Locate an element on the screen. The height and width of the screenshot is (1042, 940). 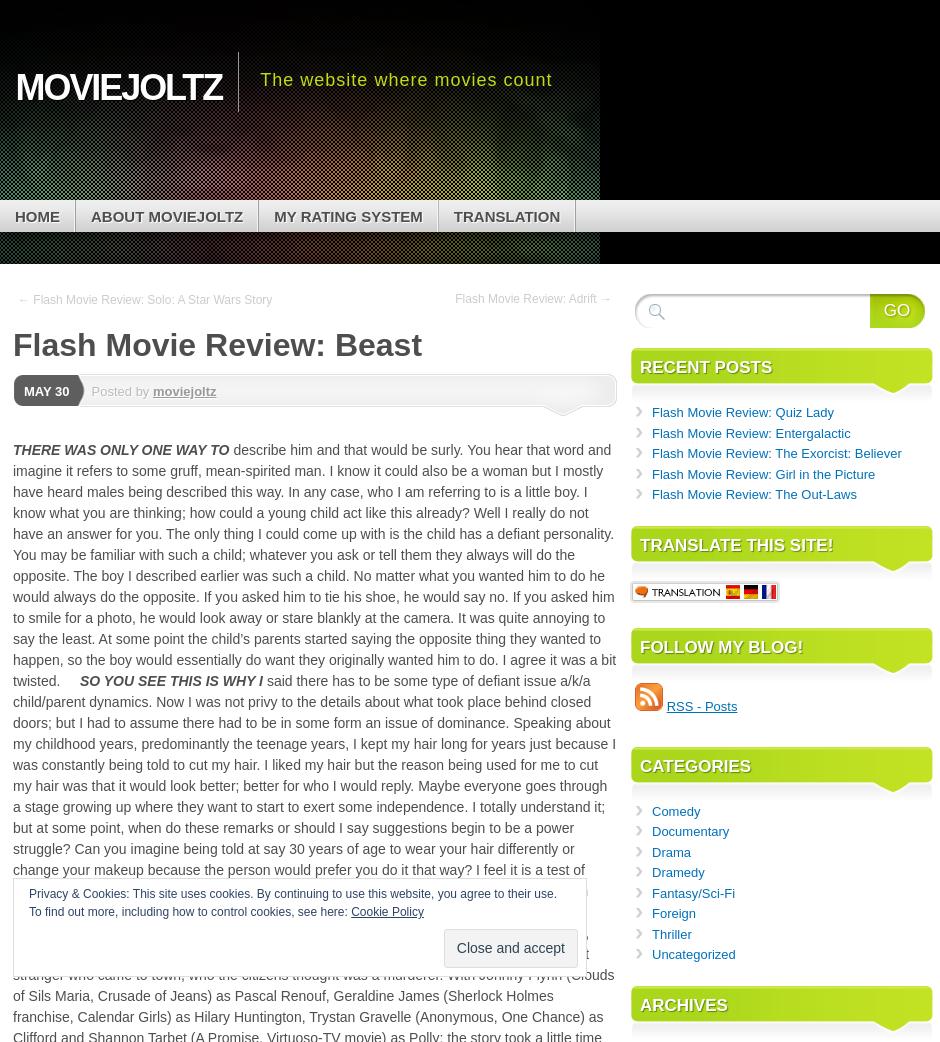
'Privacy & Cookies: This site uses cookies. By continuing to use this website, you agree to their use.' is located at coordinates (291, 893).